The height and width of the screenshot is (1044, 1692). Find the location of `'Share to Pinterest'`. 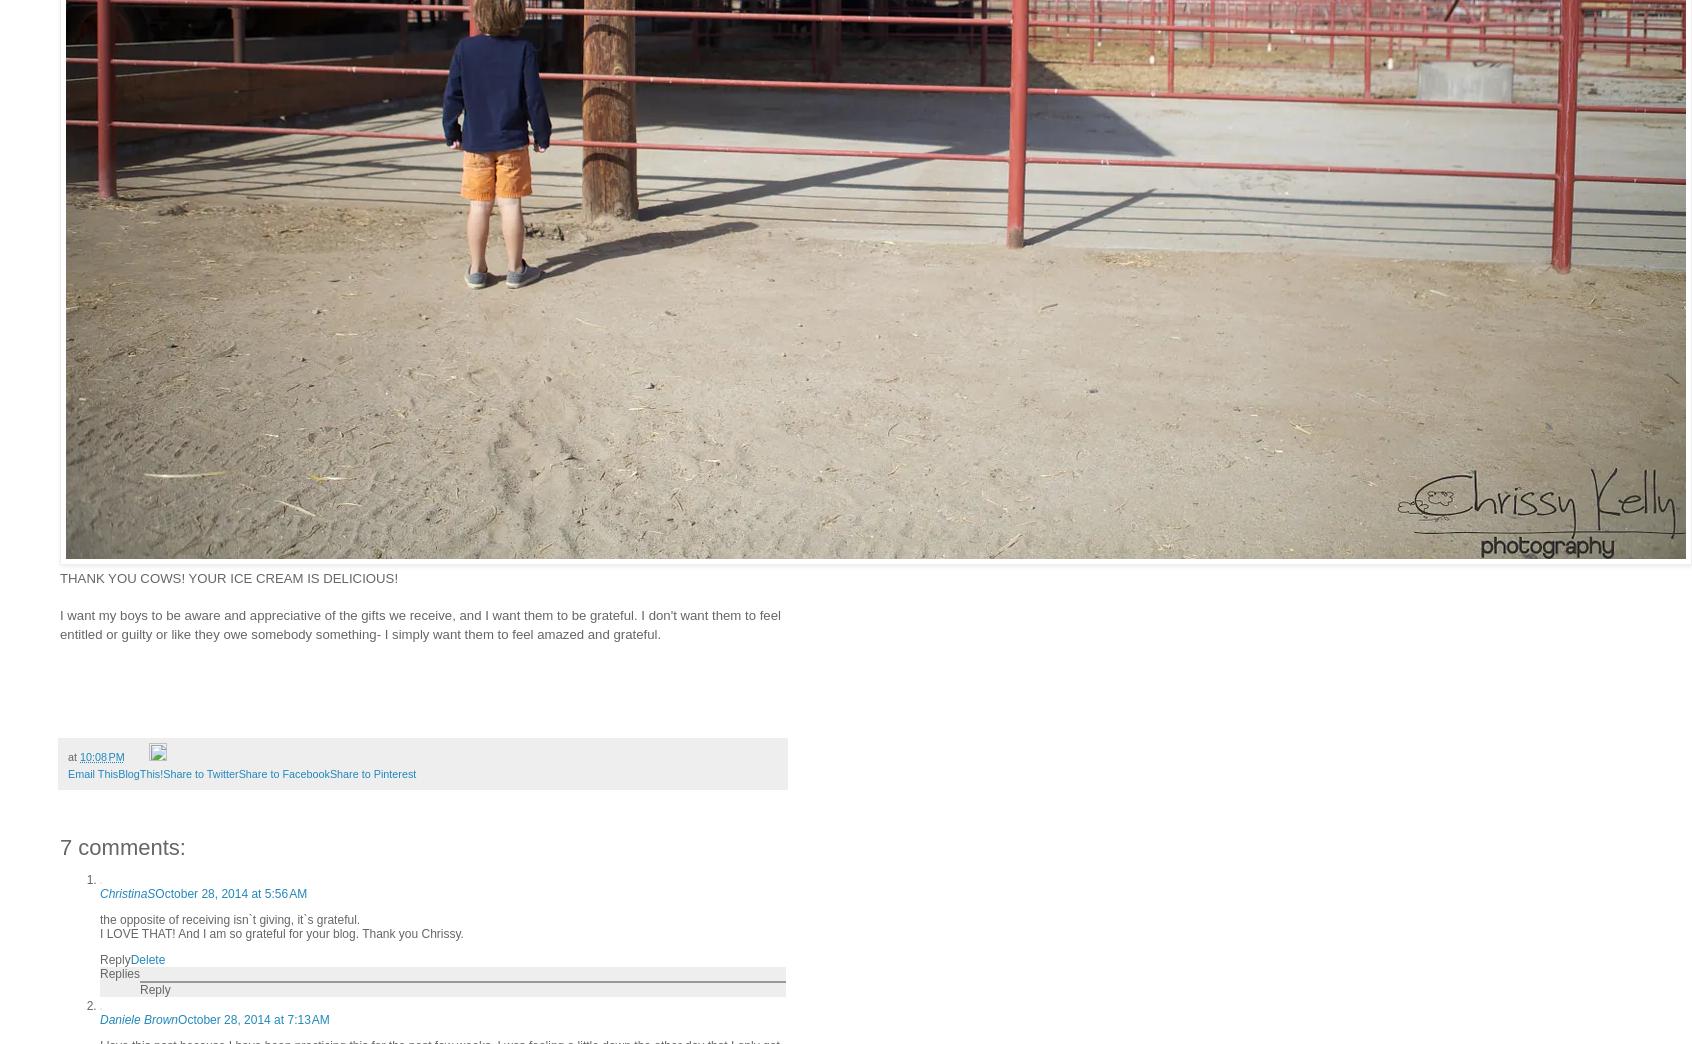

'Share to Pinterest' is located at coordinates (372, 774).